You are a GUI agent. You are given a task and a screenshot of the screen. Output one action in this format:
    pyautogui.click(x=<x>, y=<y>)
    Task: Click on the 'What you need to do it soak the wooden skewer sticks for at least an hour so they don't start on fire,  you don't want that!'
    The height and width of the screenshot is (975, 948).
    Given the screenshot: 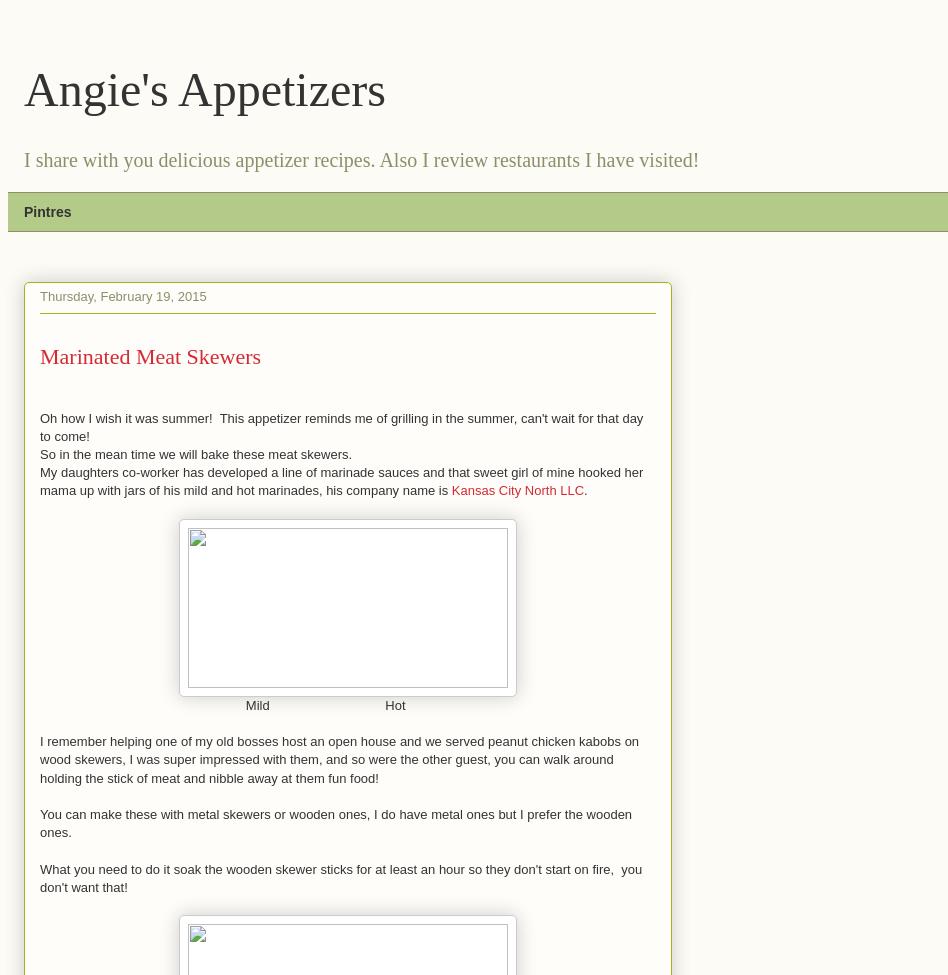 What is the action you would take?
    pyautogui.click(x=340, y=877)
    